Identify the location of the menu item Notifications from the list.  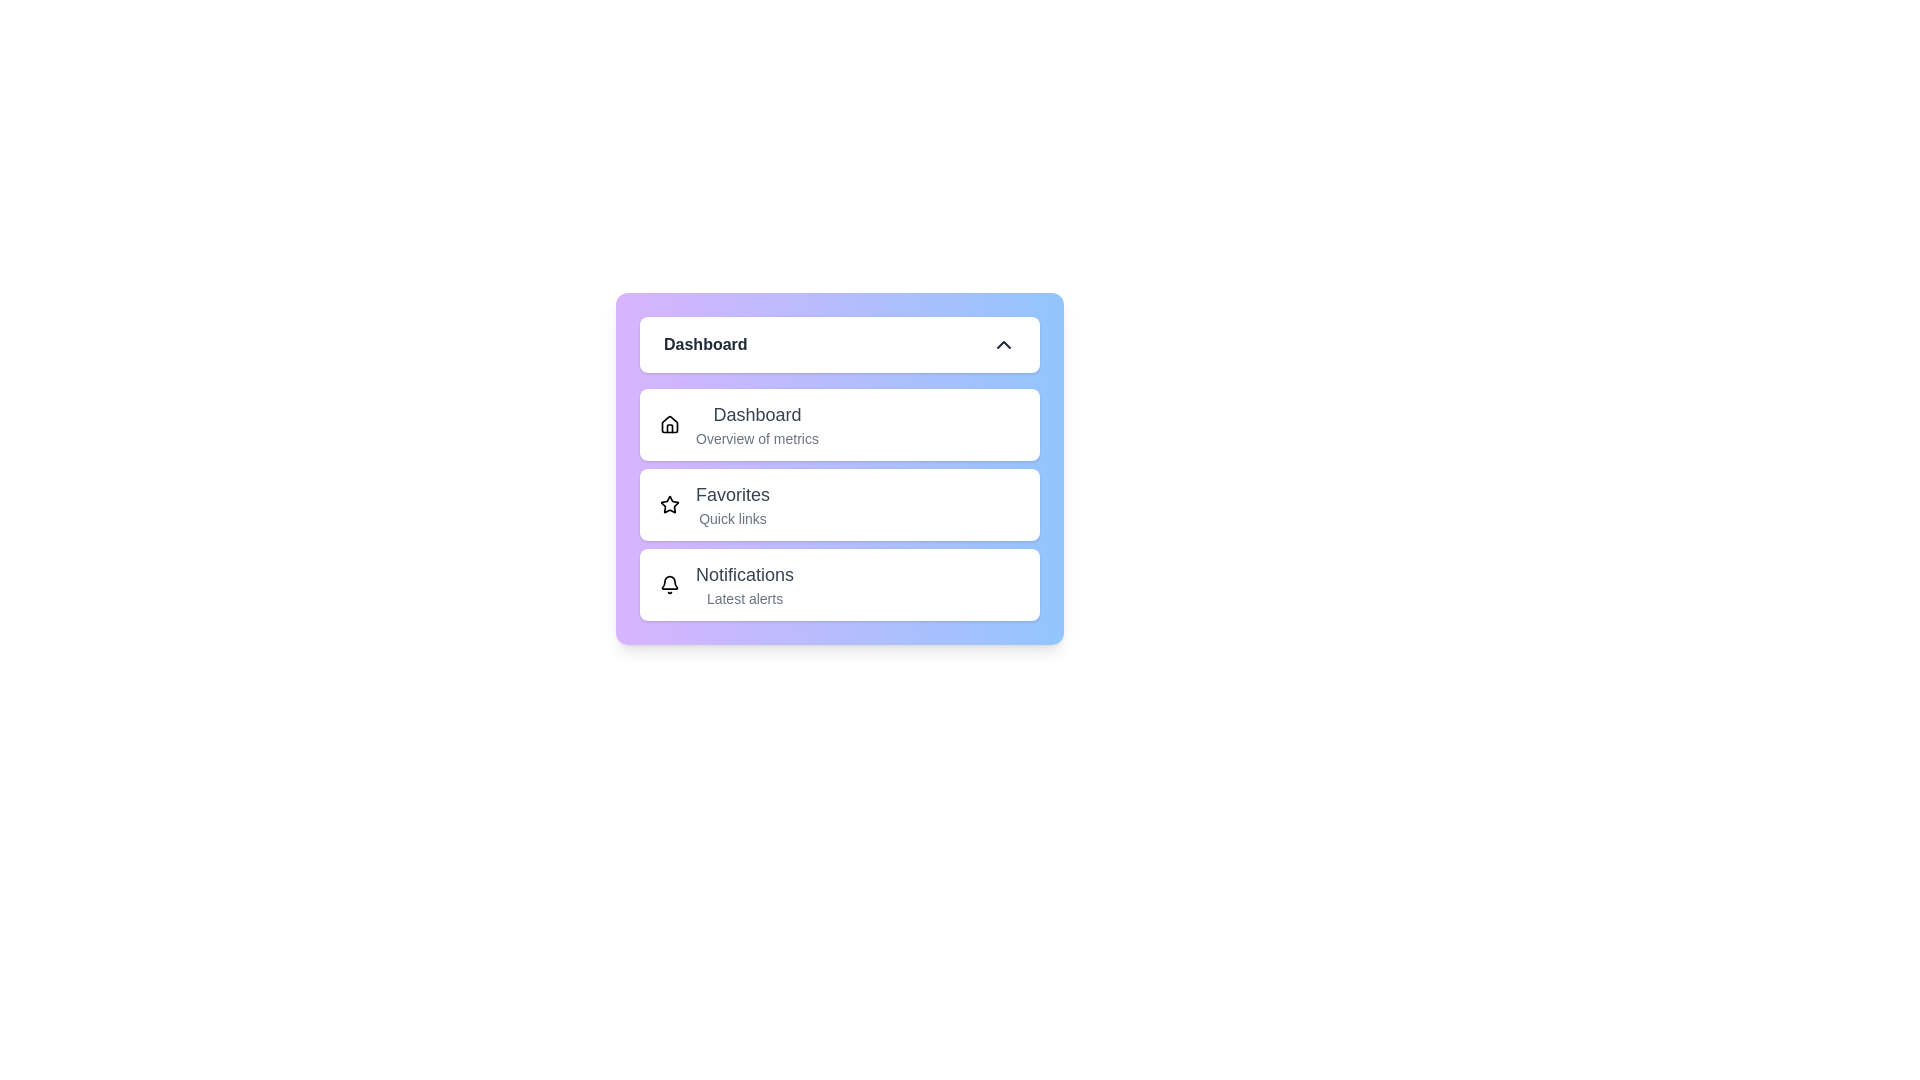
(840, 585).